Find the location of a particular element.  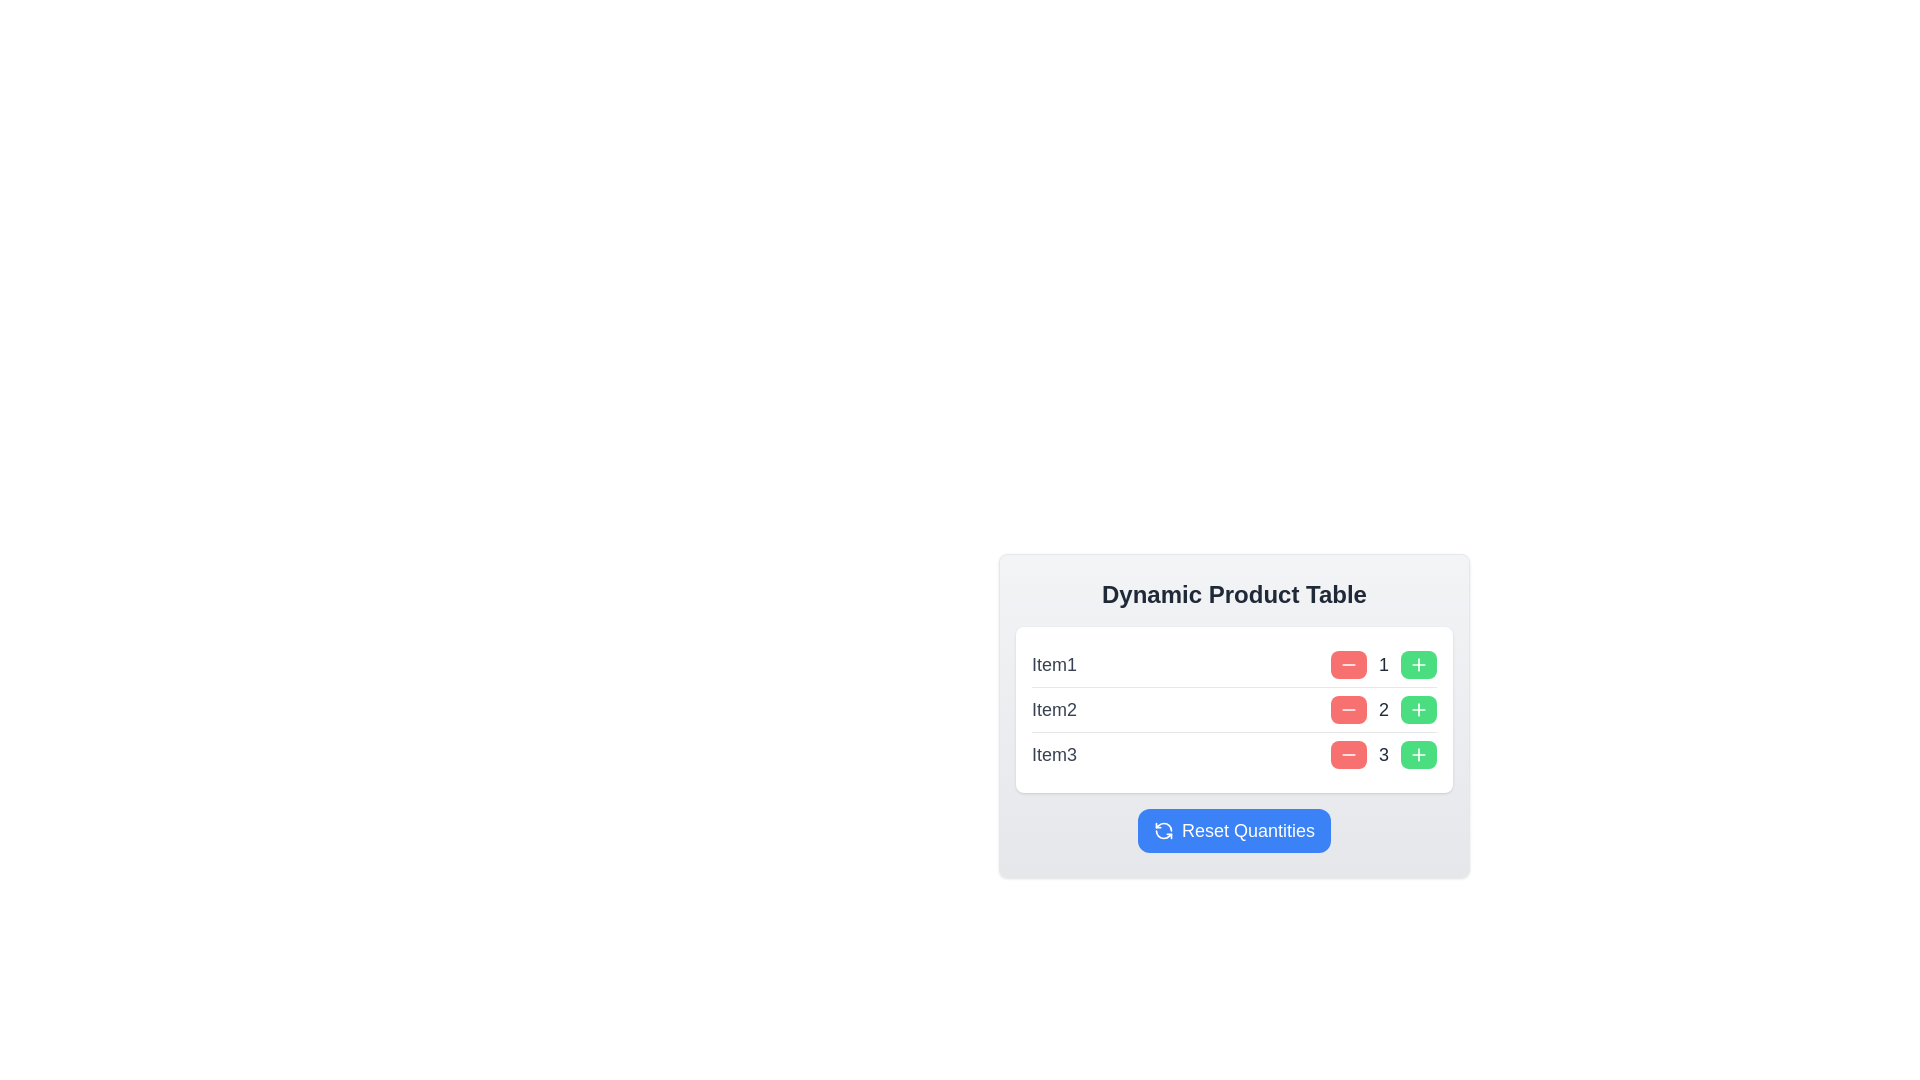

the numeric text '2' in the second row of the product table, which is styled with medium font weight and gray color, located between a red 'minus' button and a green 'plus' button is located at coordinates (1382, 708).